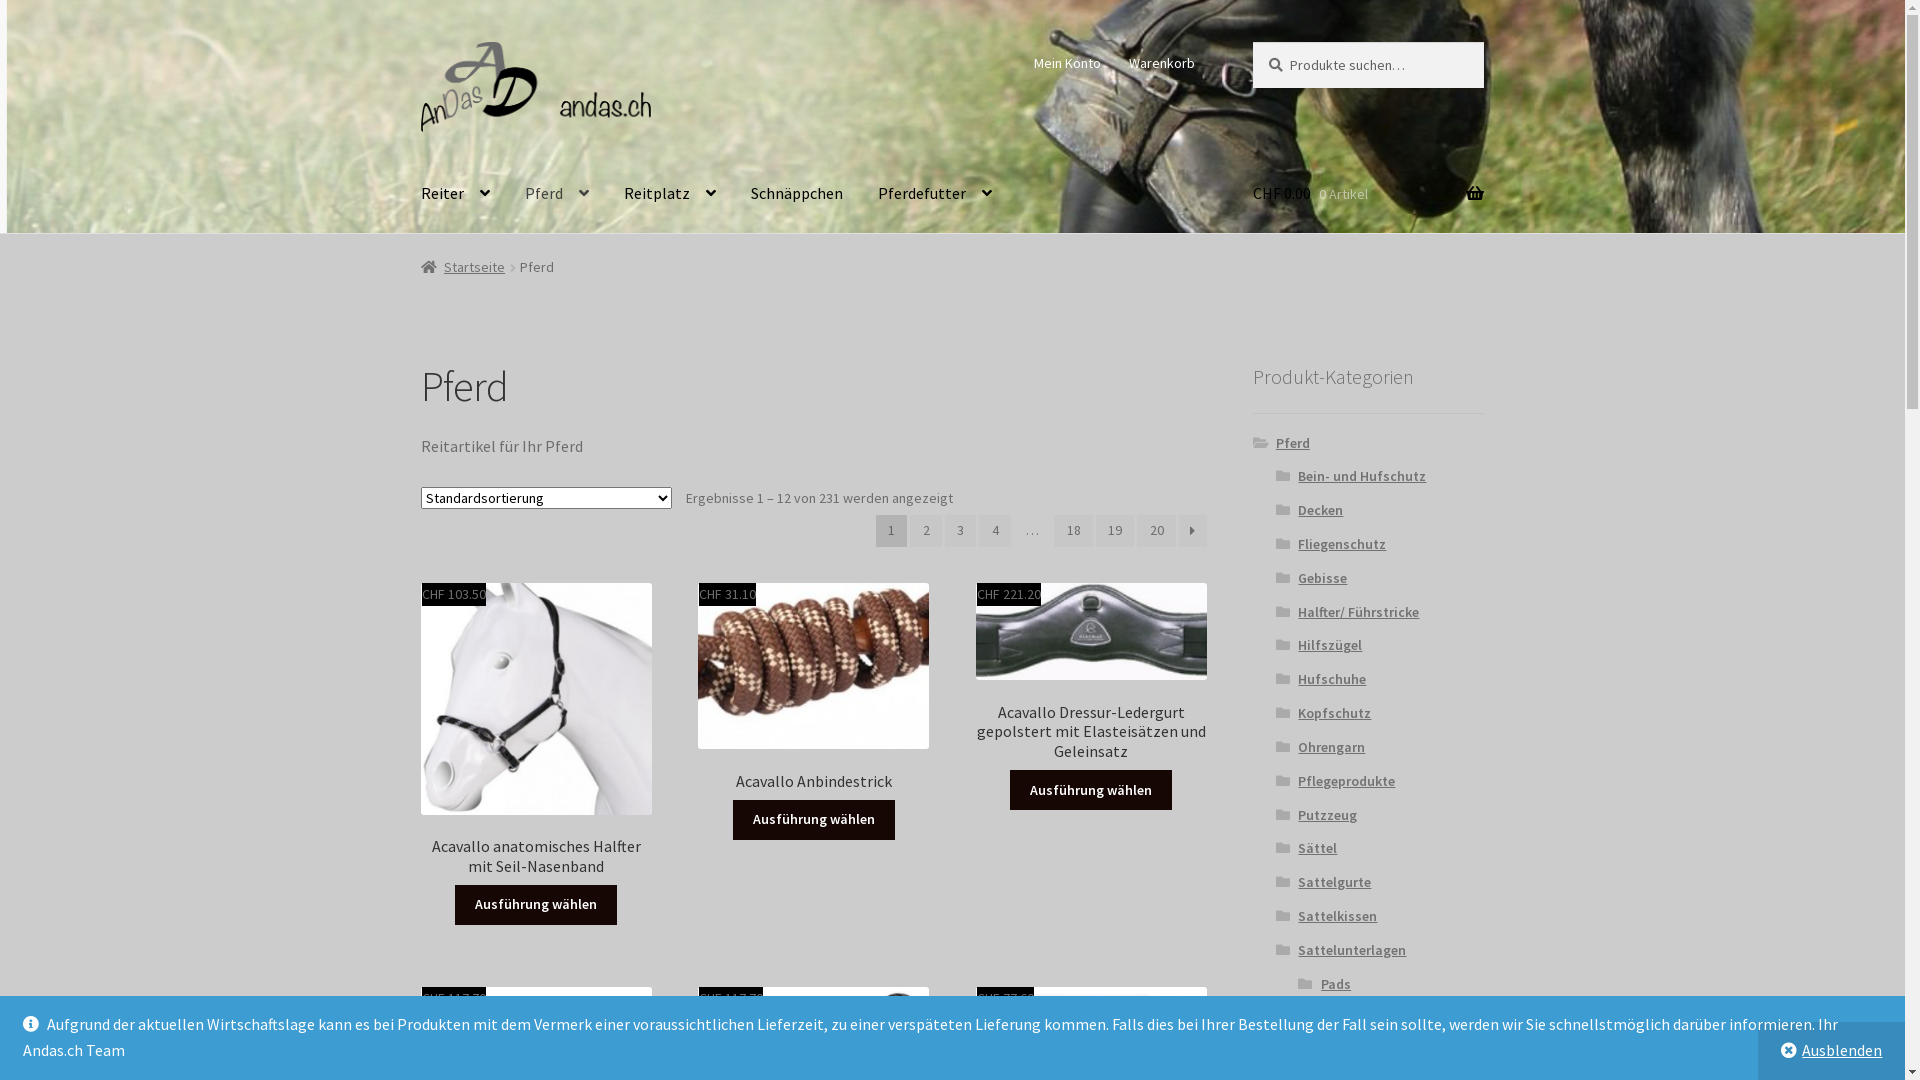 The width and height of the screenshot is (1920, 1080). Describe the element at coordinates (1361, 475) in the screenshot. I see `'Bein- und Hufschutz'` at that location.